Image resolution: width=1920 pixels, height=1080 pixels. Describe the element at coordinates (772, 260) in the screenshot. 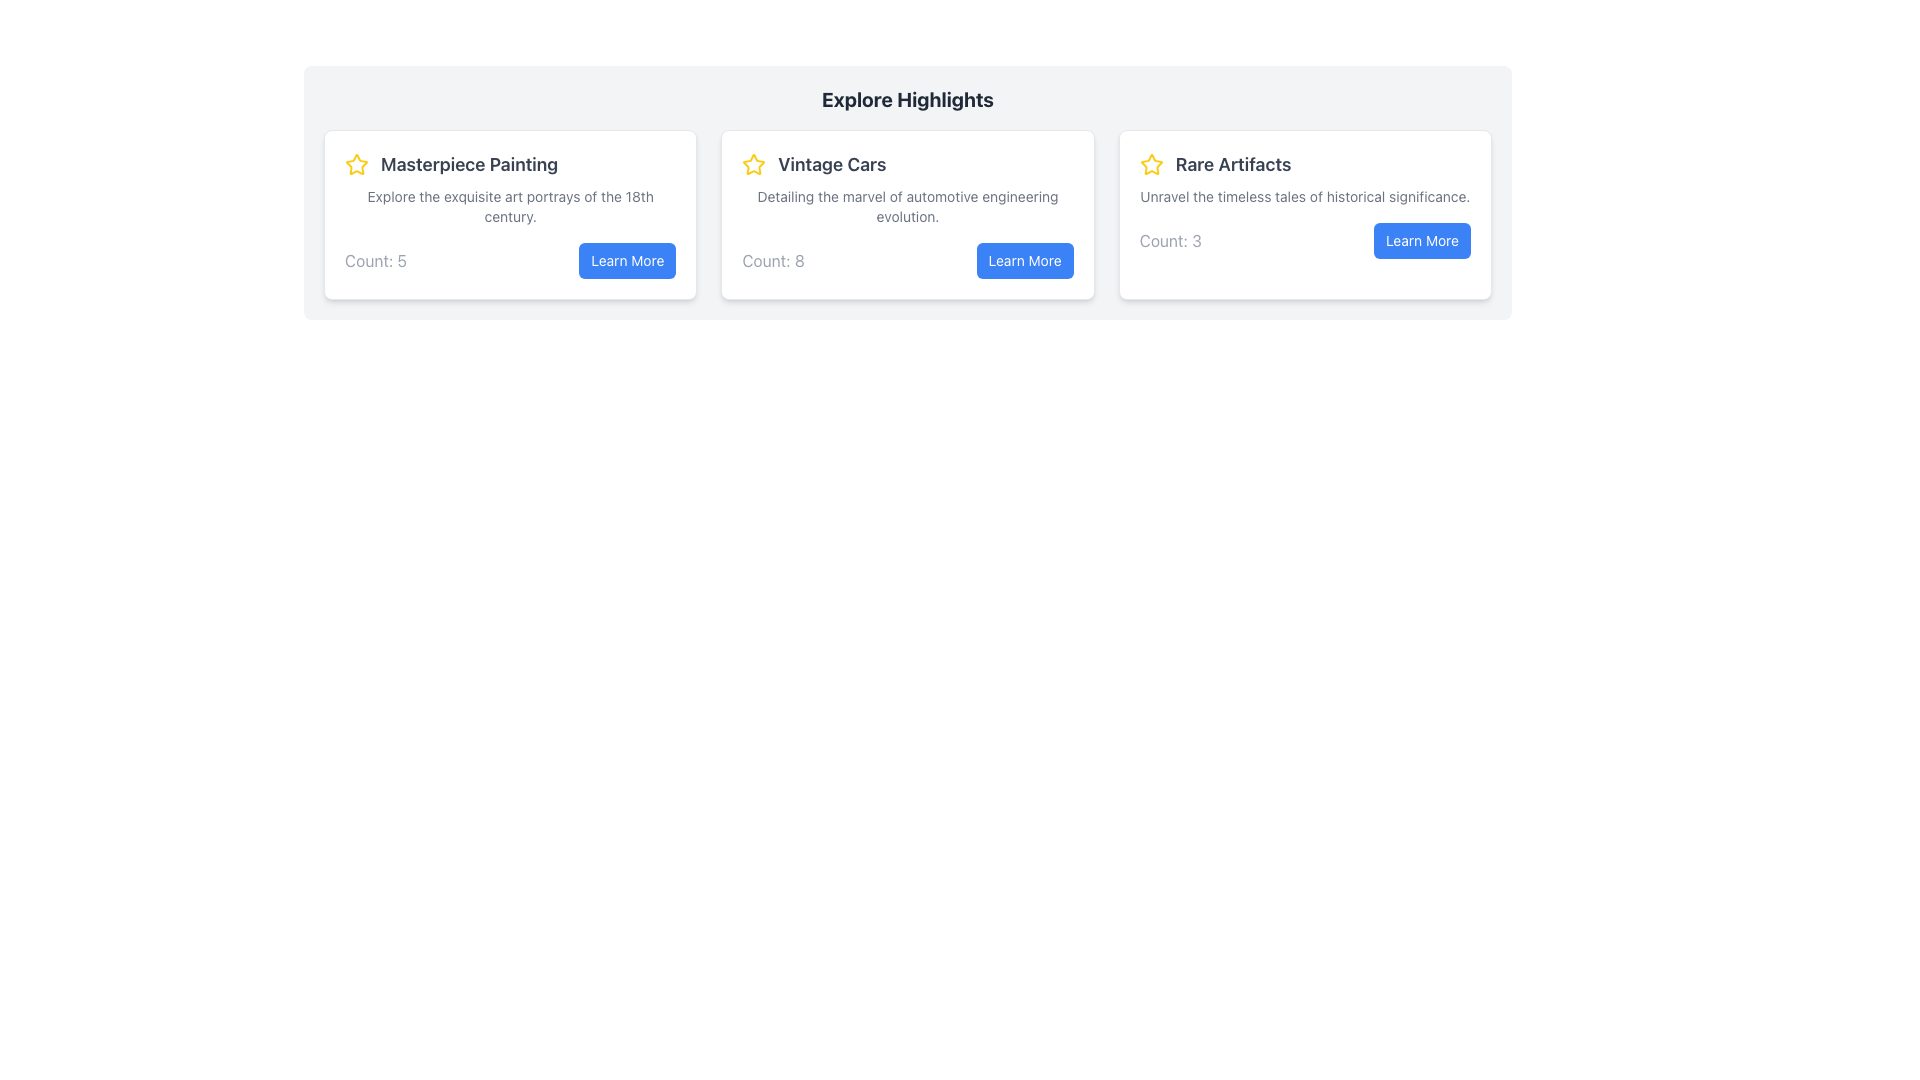

I see `the static text label displaying a numerical count in the 'Vintage Cars' card, which is located at the bottom-left part of the card` at that location.